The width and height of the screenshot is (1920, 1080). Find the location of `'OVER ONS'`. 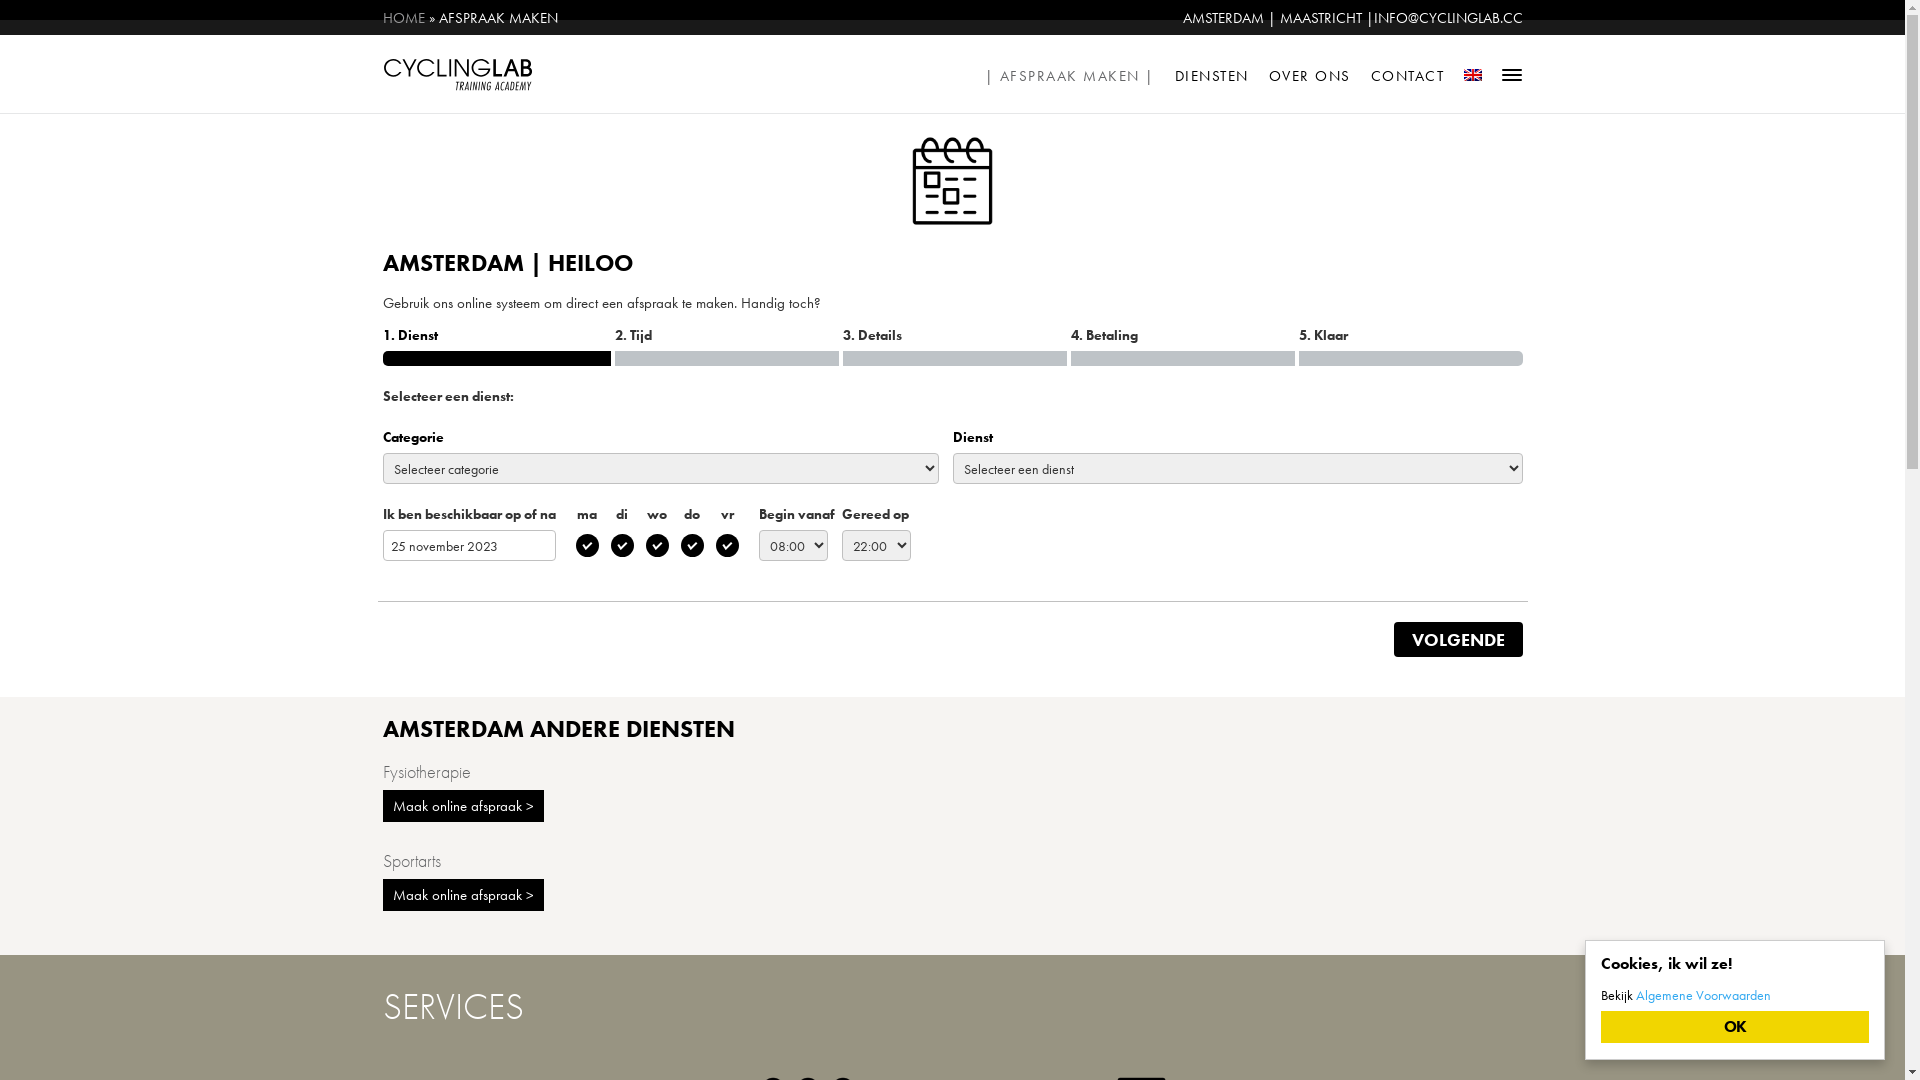

'OVER ONS' is located at coordinates (1310, 72).